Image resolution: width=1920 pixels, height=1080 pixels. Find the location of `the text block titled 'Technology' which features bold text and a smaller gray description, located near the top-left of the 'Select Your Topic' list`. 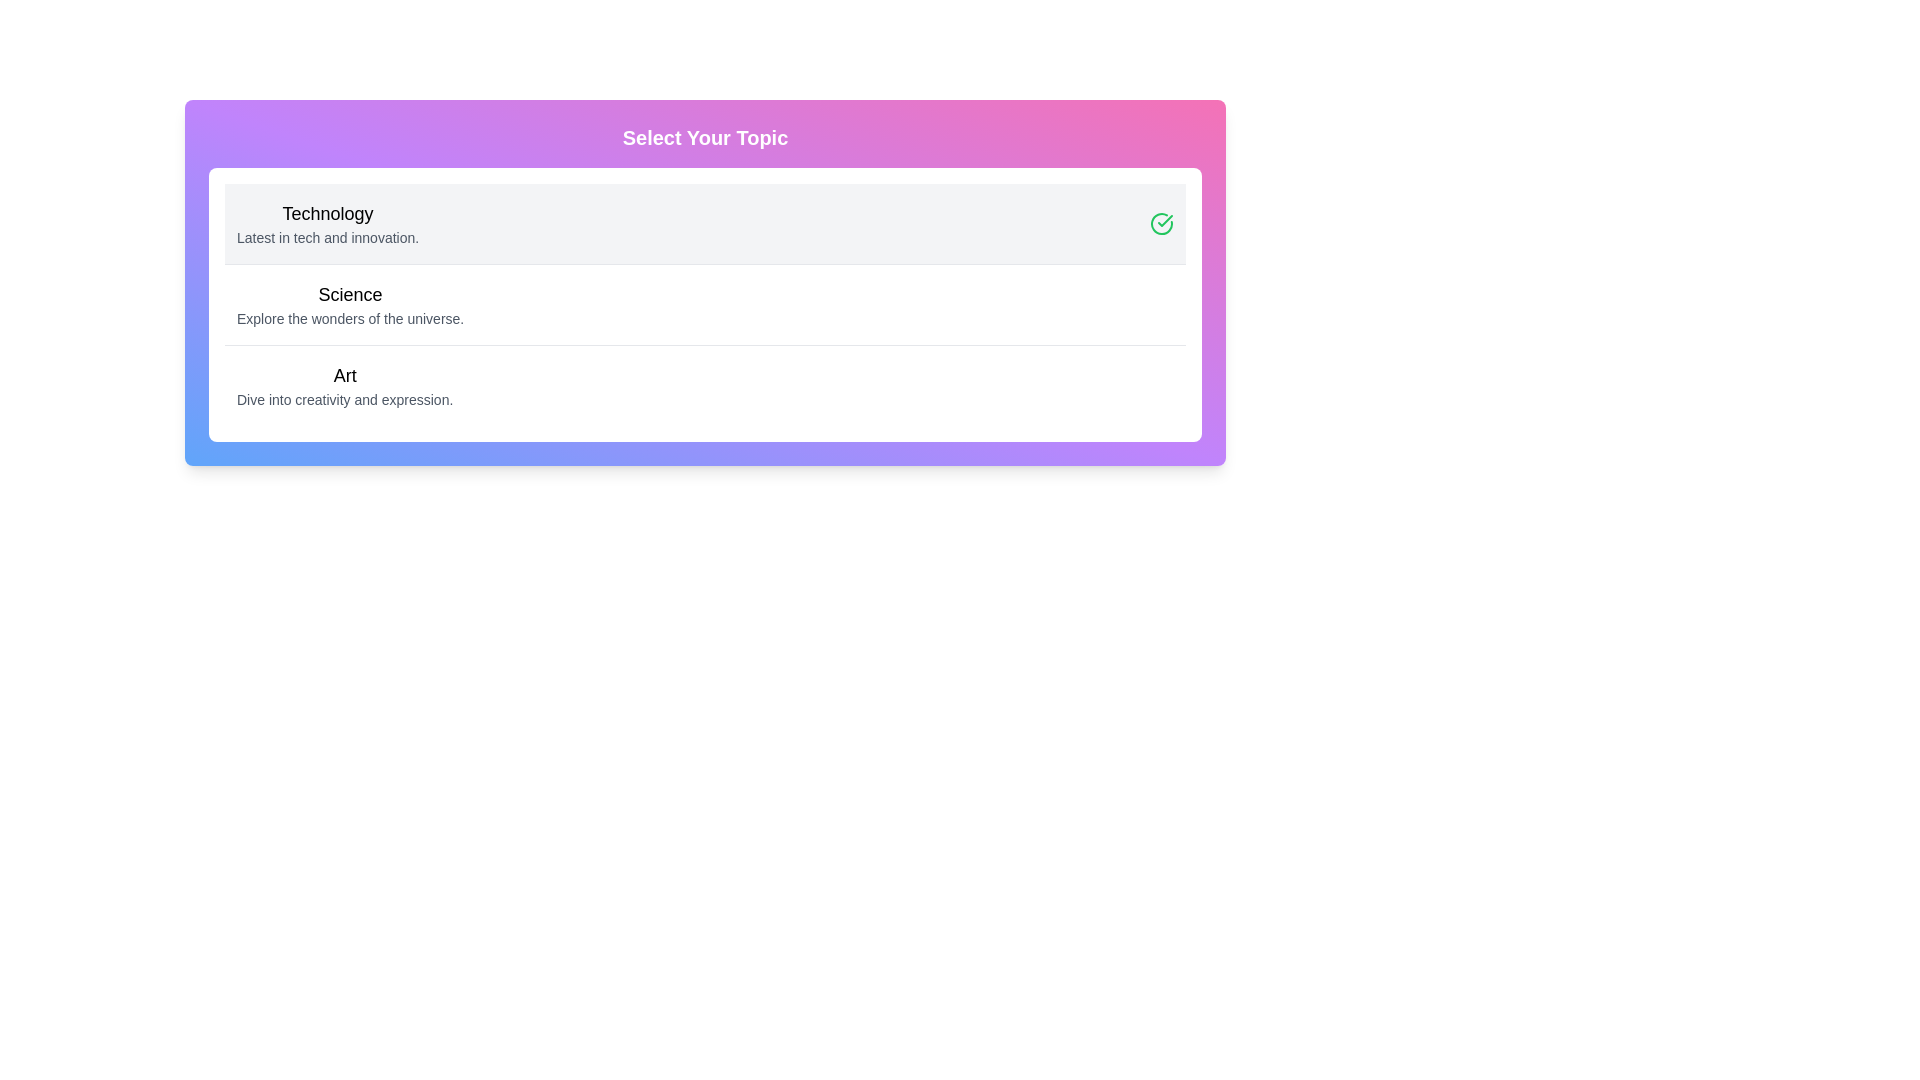

the text block titled 'Technology' which features bold text and a smaller gray description, located near the top-left of the 'Select Your Topic' list is located at coordinates (328, 223).